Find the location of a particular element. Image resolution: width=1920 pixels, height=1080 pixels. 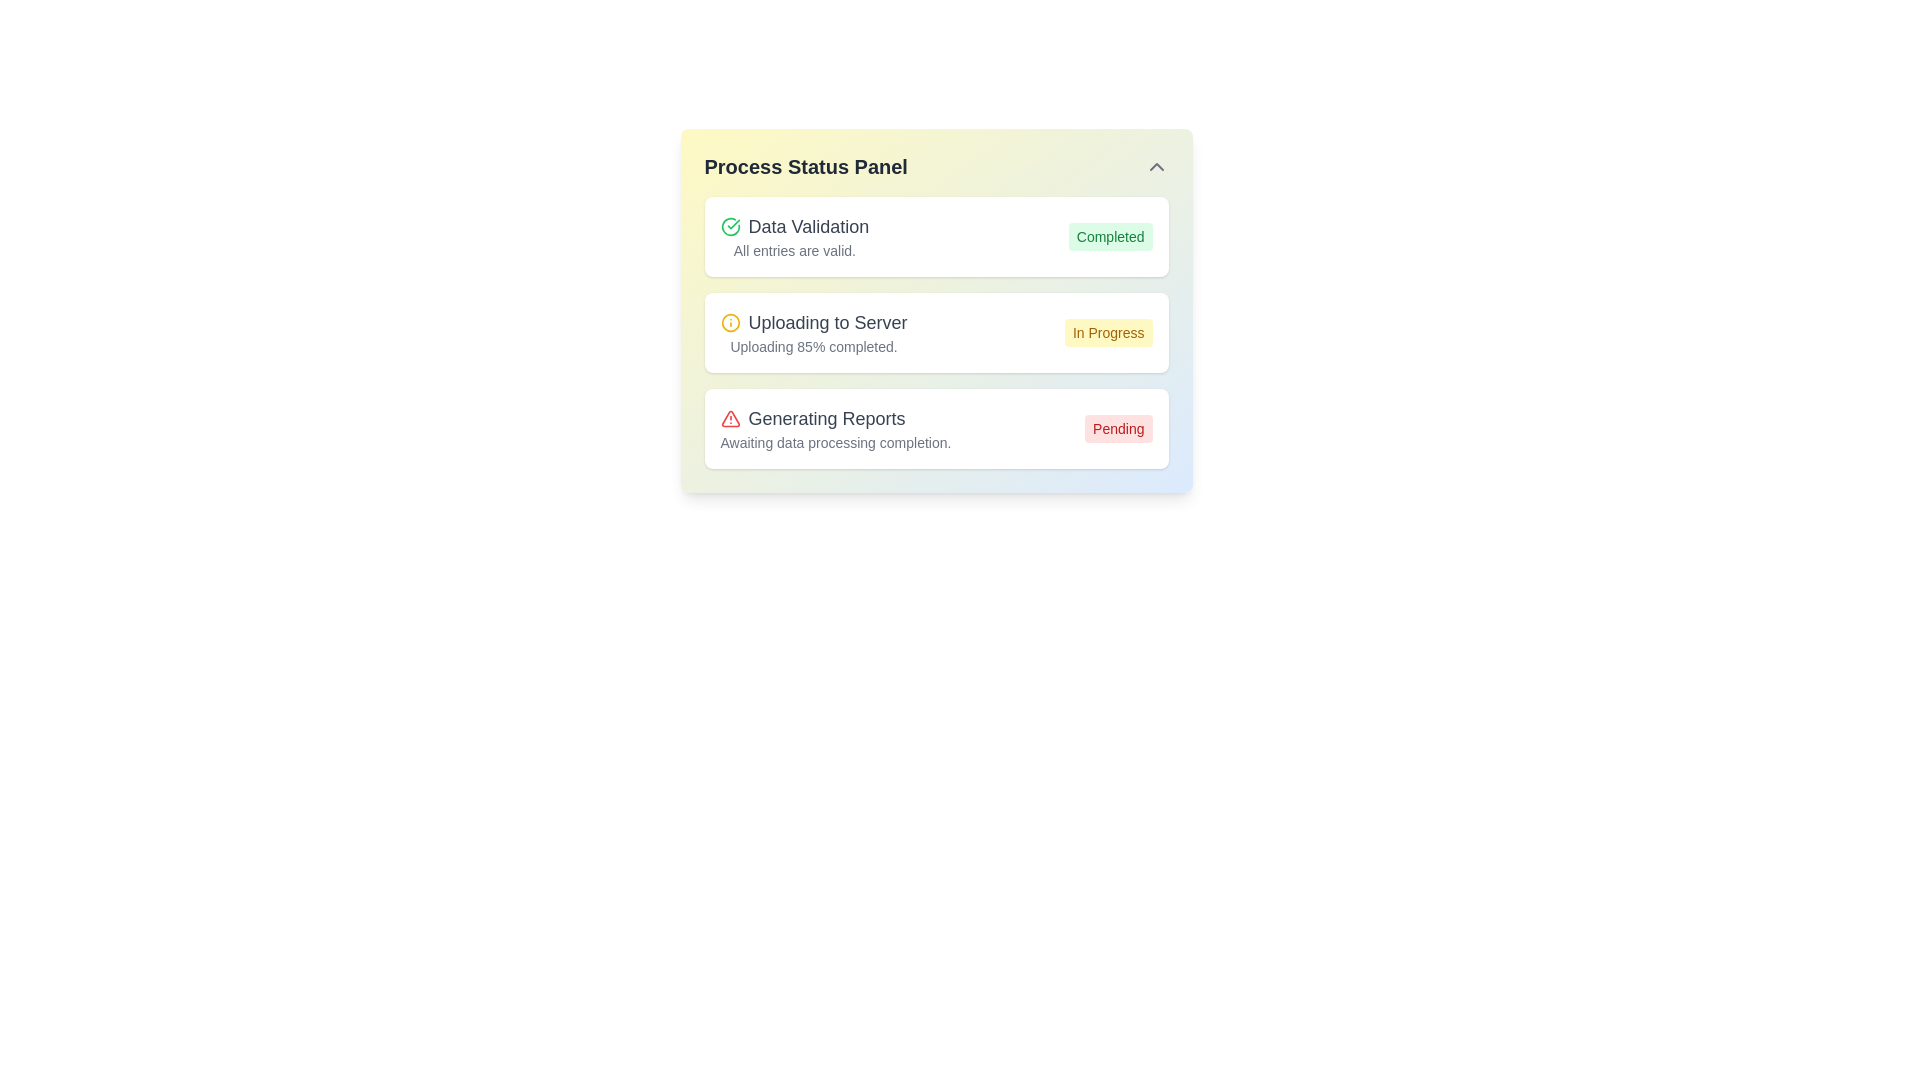

the status of the report generation is located at coordinates (935, 427).